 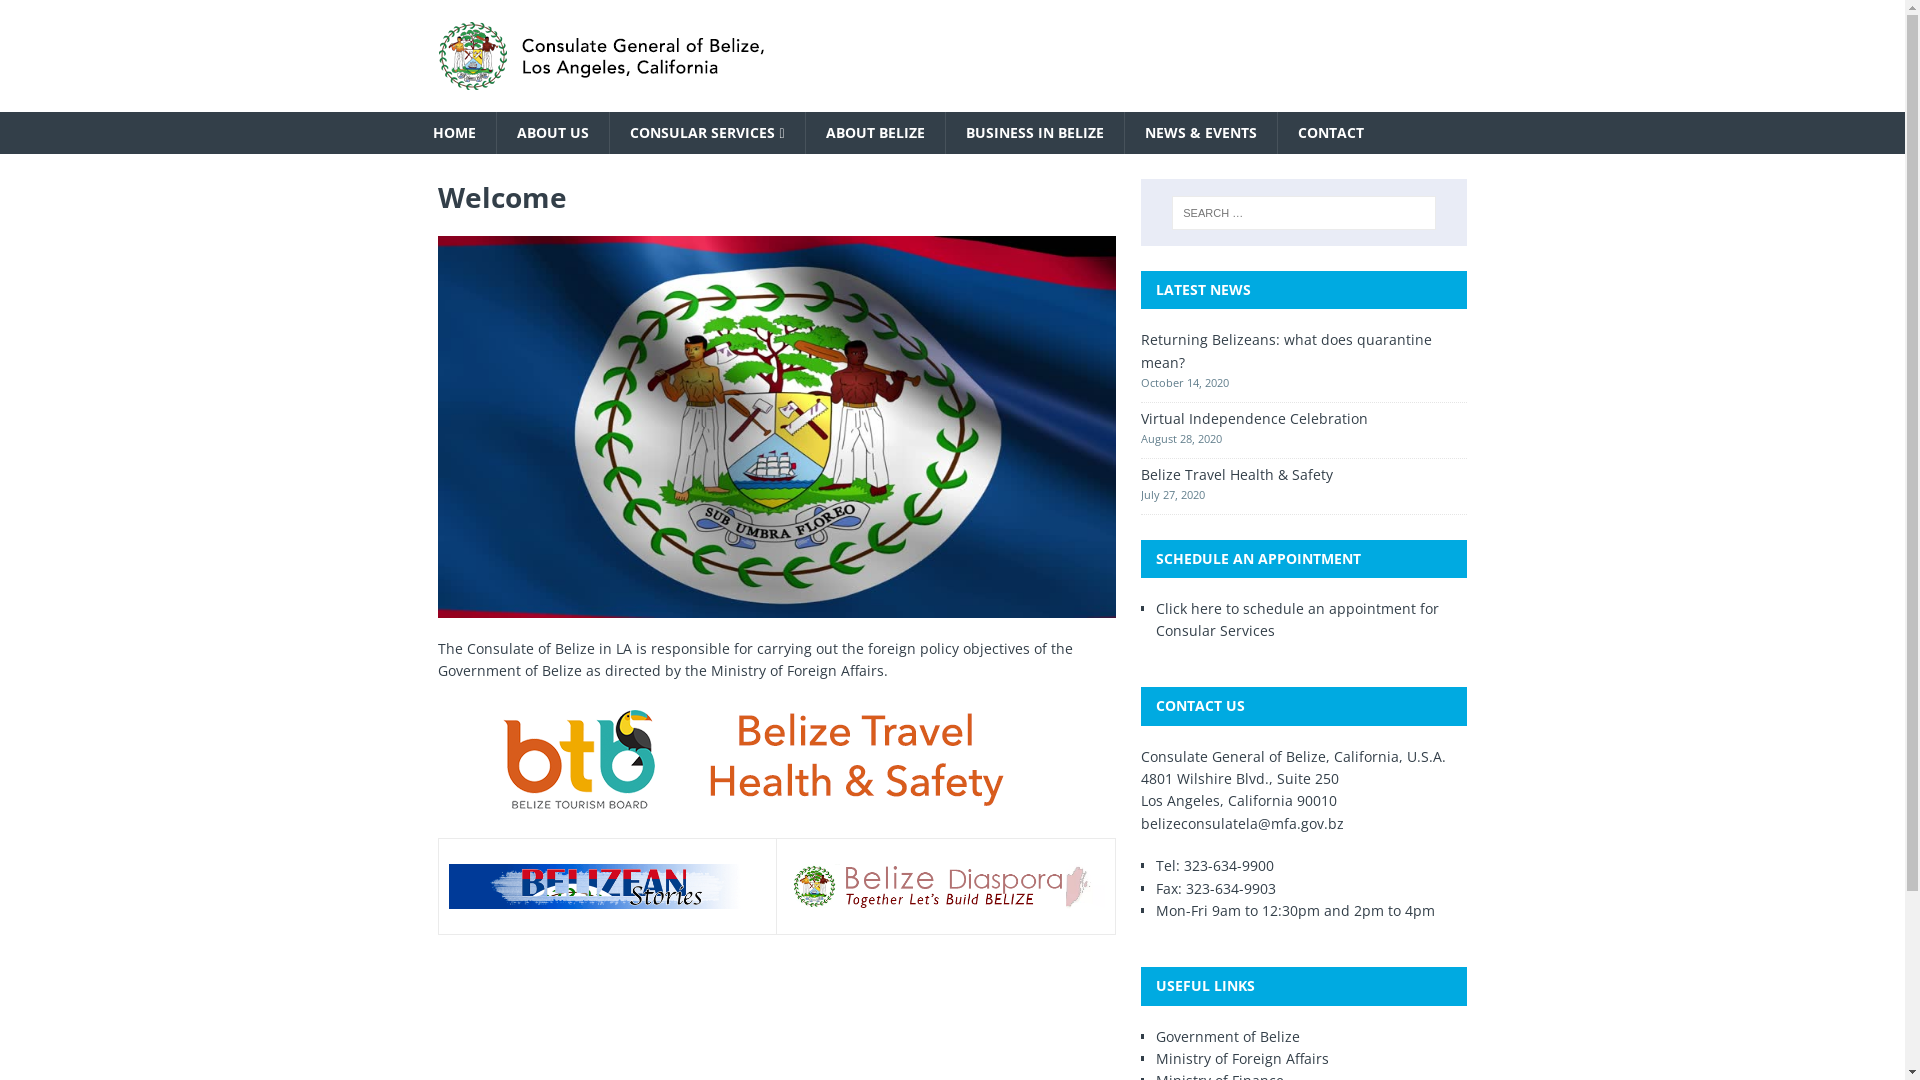 What do you see at coordinates (1123, 132) in the screenshot?
I see `'NEWS & EVENTS'` at bounding box center [1123, 132].